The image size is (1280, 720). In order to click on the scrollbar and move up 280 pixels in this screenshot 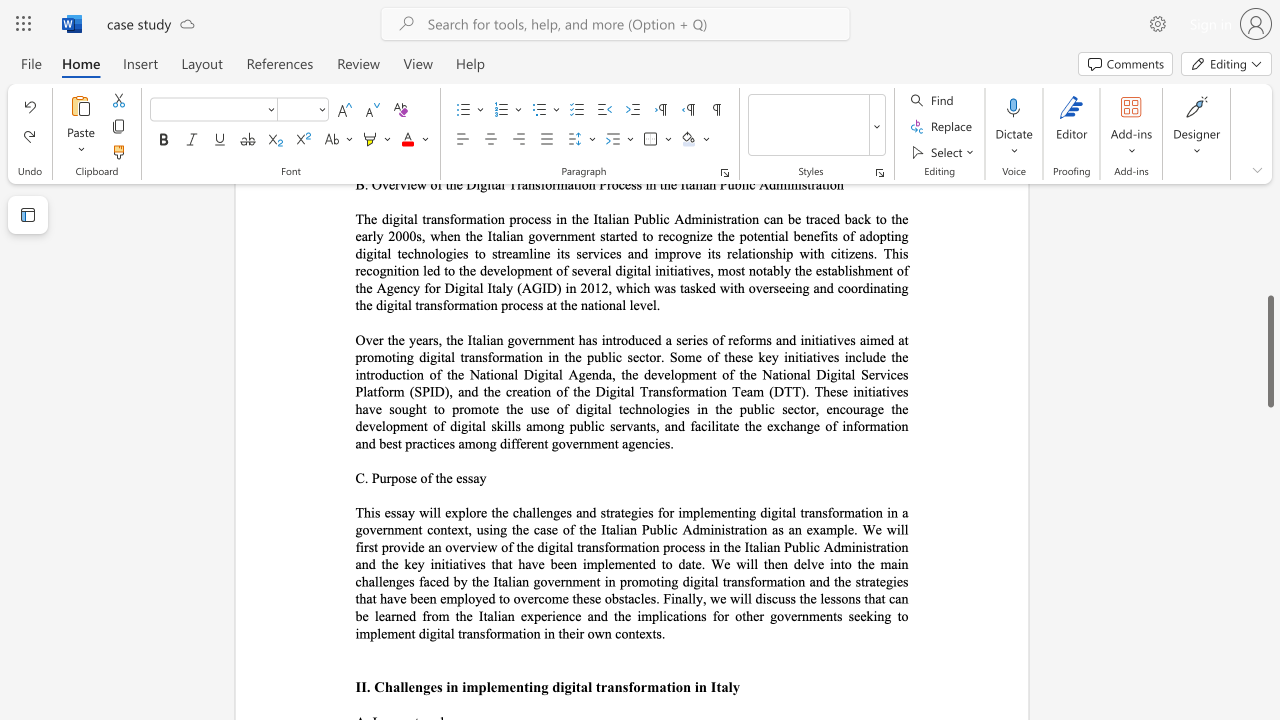, I will do `click(1269, 350)`.